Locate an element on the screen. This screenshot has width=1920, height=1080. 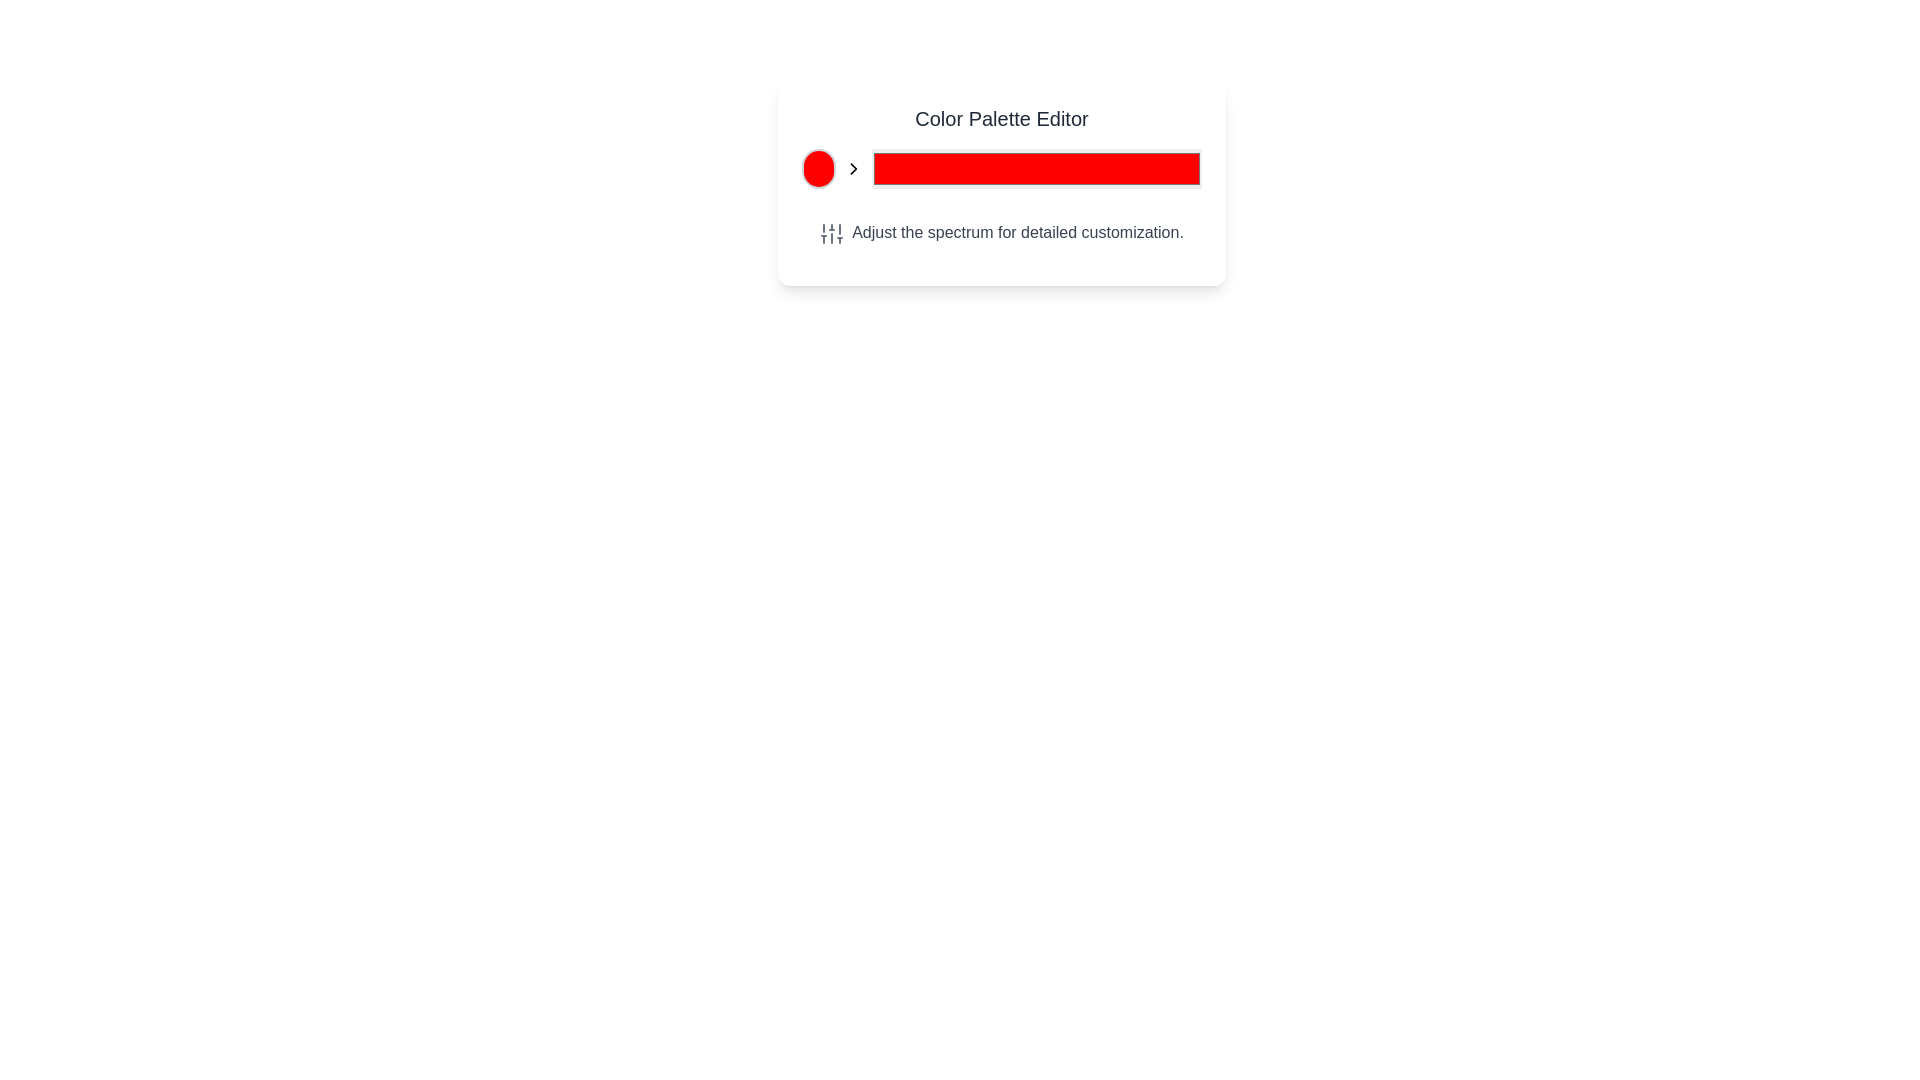
the vivid red color input field in the 'Color Palette Editor' is located at coordinates (1036, 168).